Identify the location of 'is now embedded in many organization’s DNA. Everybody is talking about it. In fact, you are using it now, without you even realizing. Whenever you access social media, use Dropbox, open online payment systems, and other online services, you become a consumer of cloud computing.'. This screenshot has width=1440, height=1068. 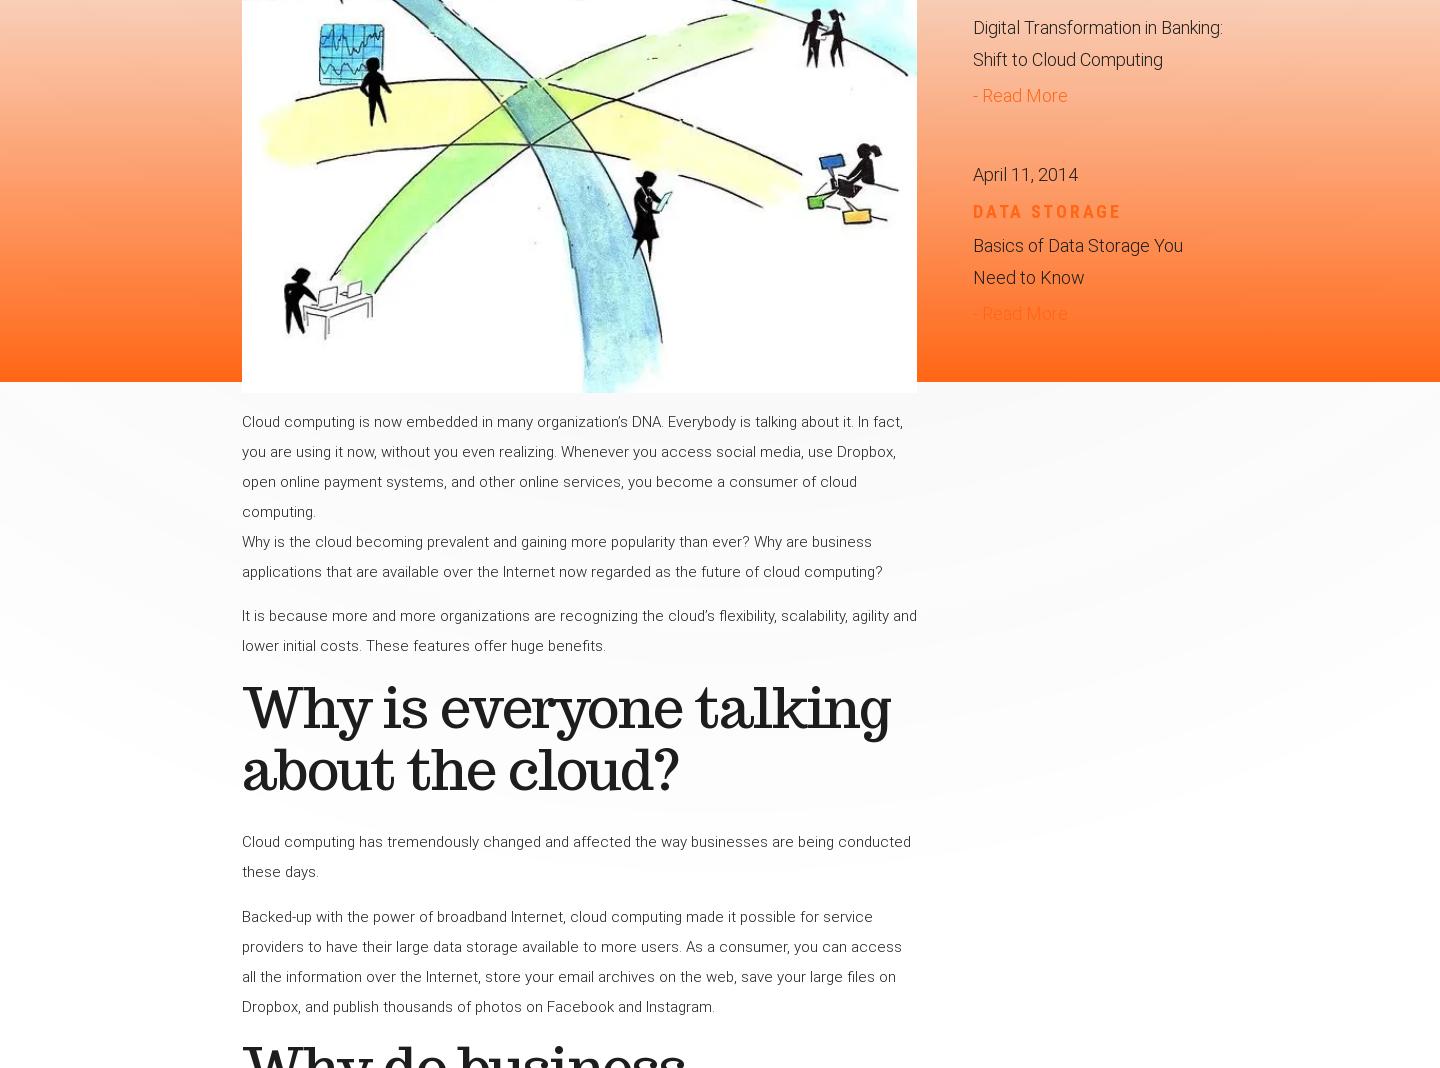
(571, 466).